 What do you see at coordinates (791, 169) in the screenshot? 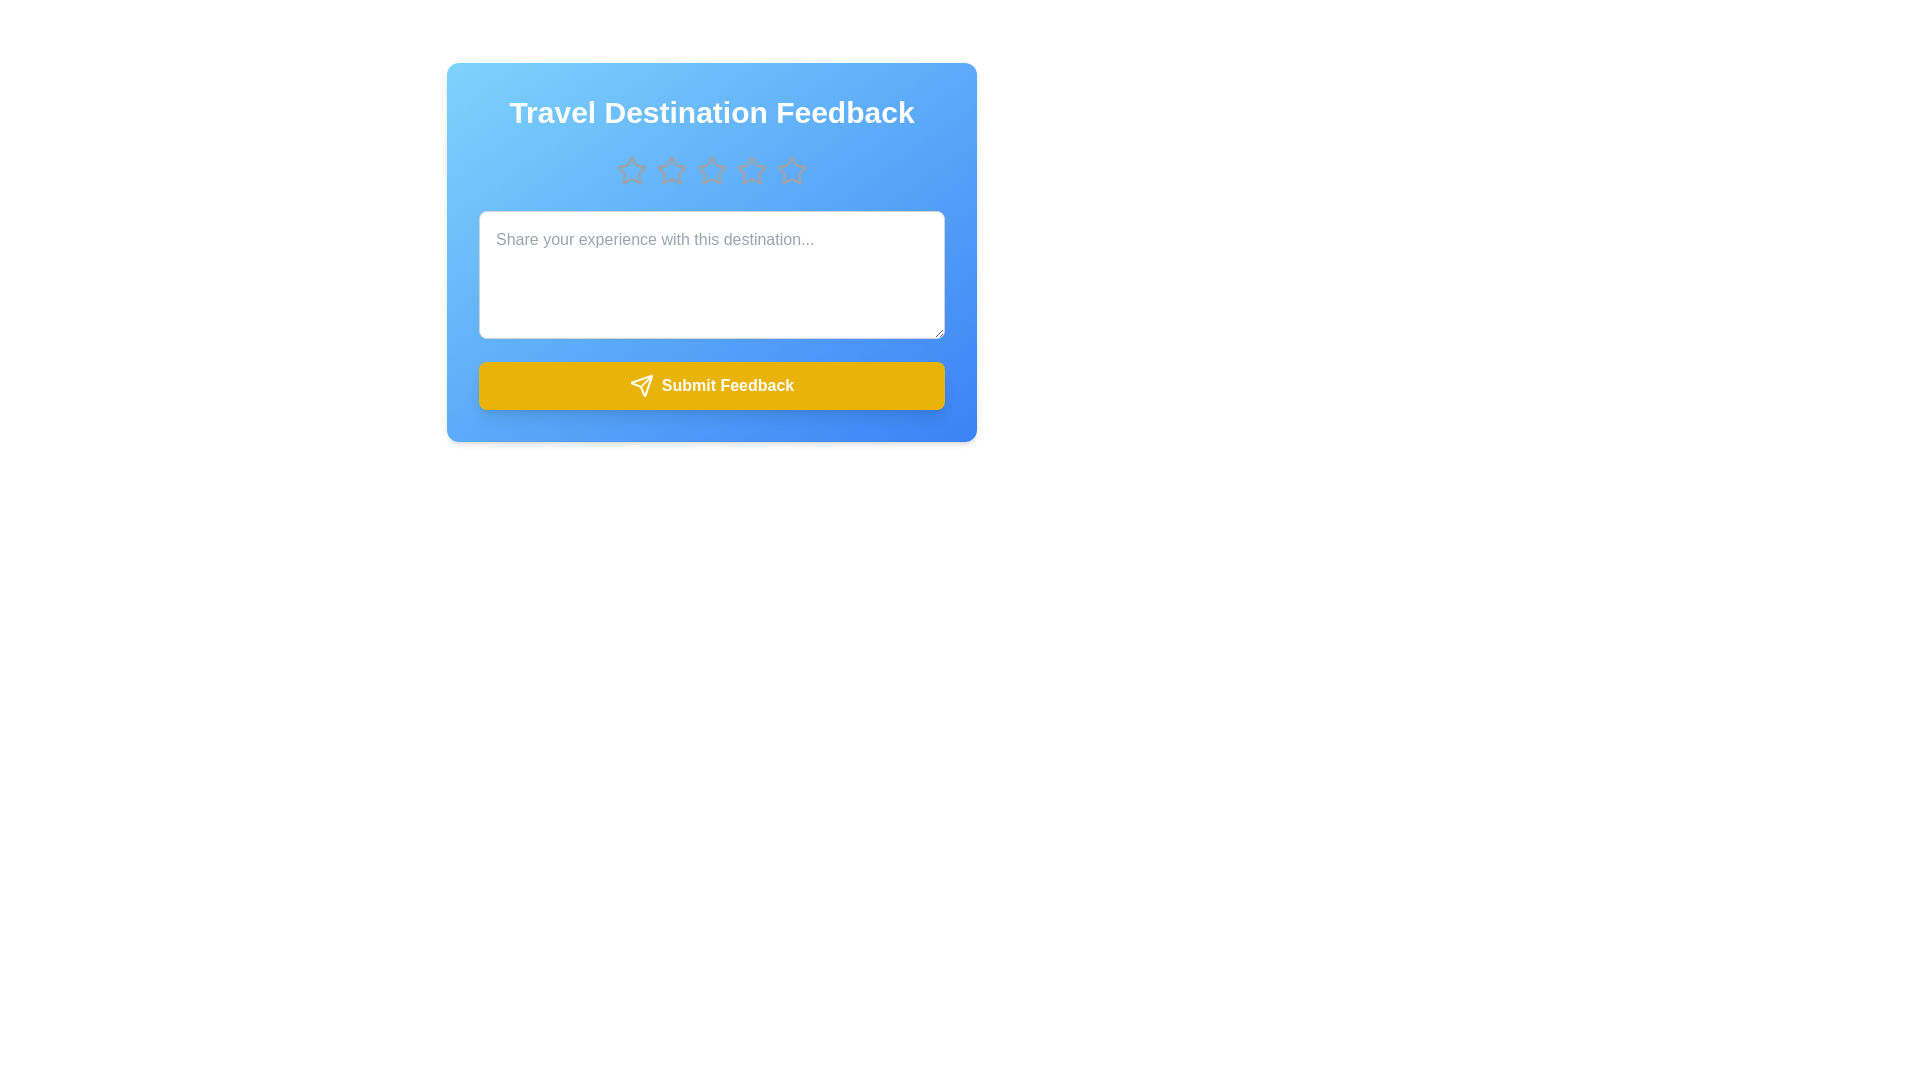
I see `the star corresponding to the desired rating 5` at bounding box center [791, 169].